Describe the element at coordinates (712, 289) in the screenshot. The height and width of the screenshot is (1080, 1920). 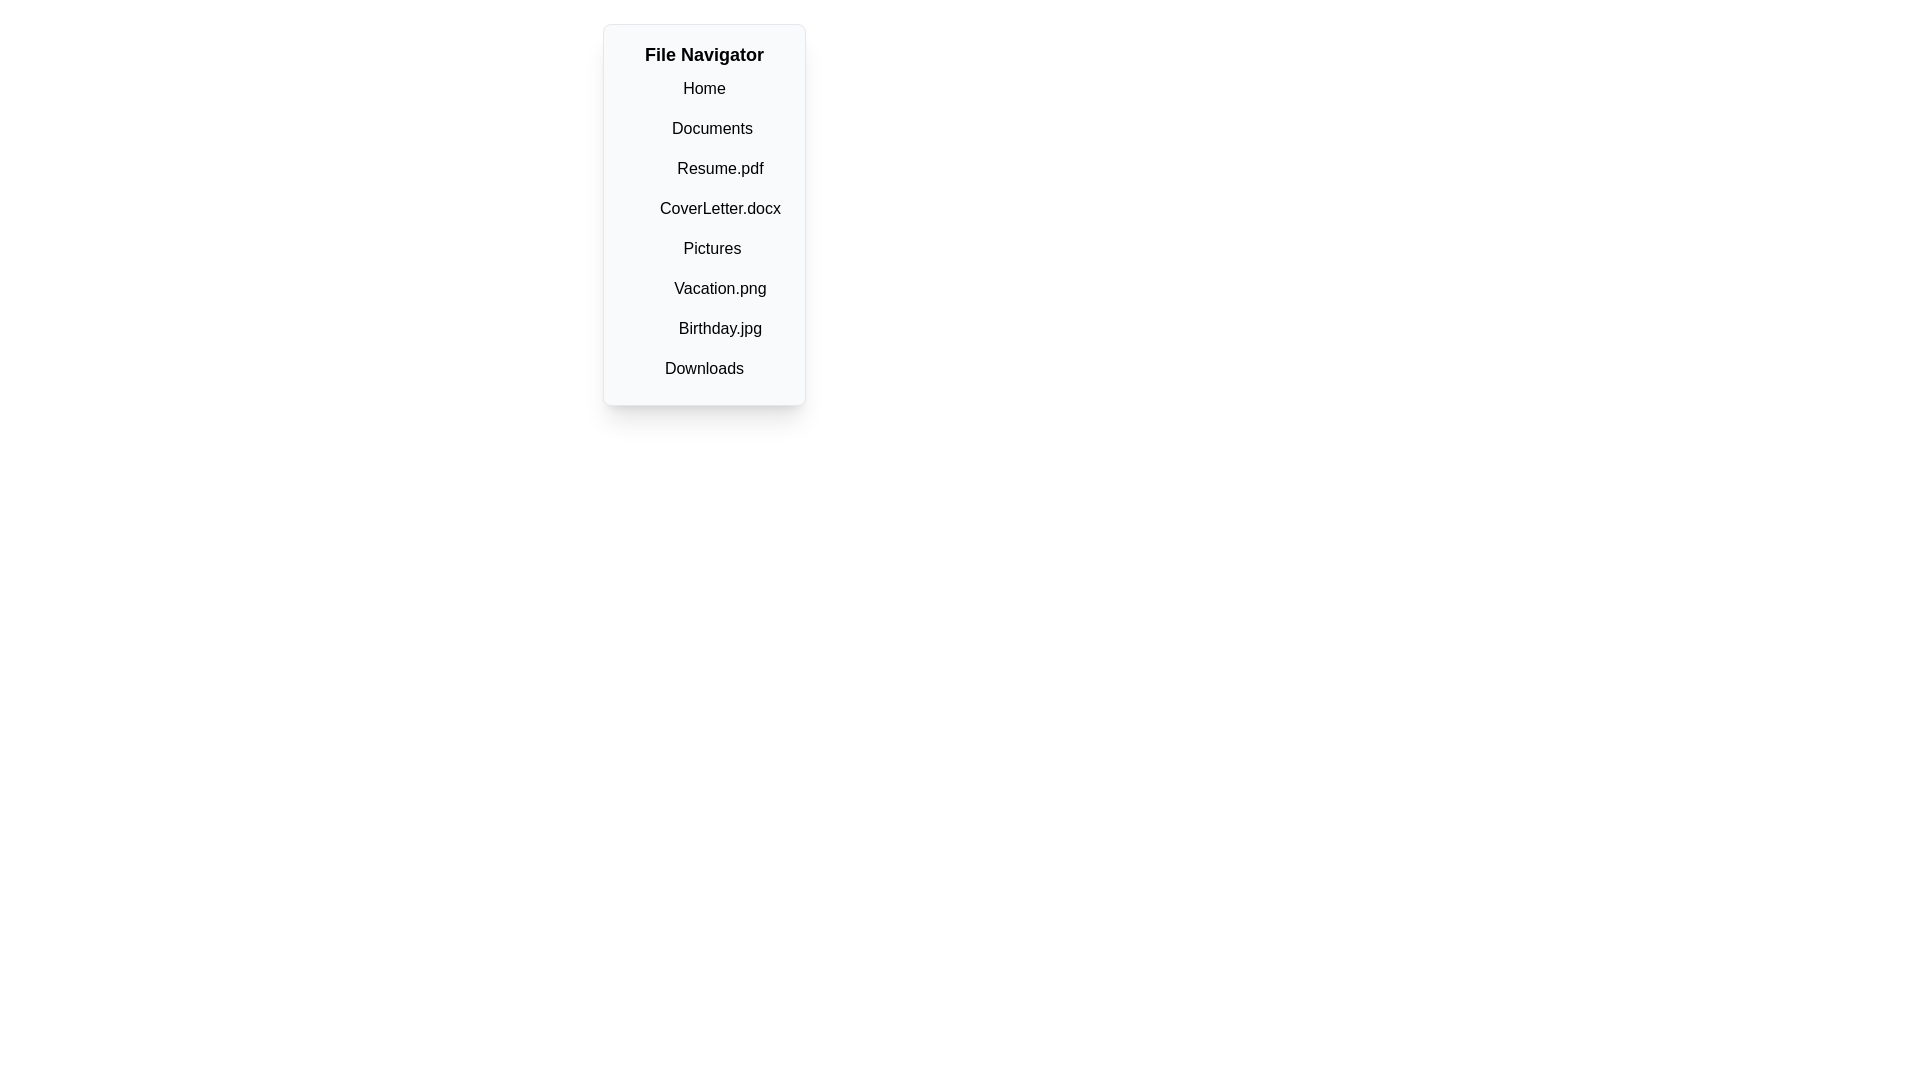
I see `text displayed under the 'Pictures' section, which includes 'Vacation.png' and 'Birthday.jpg'` at that location.